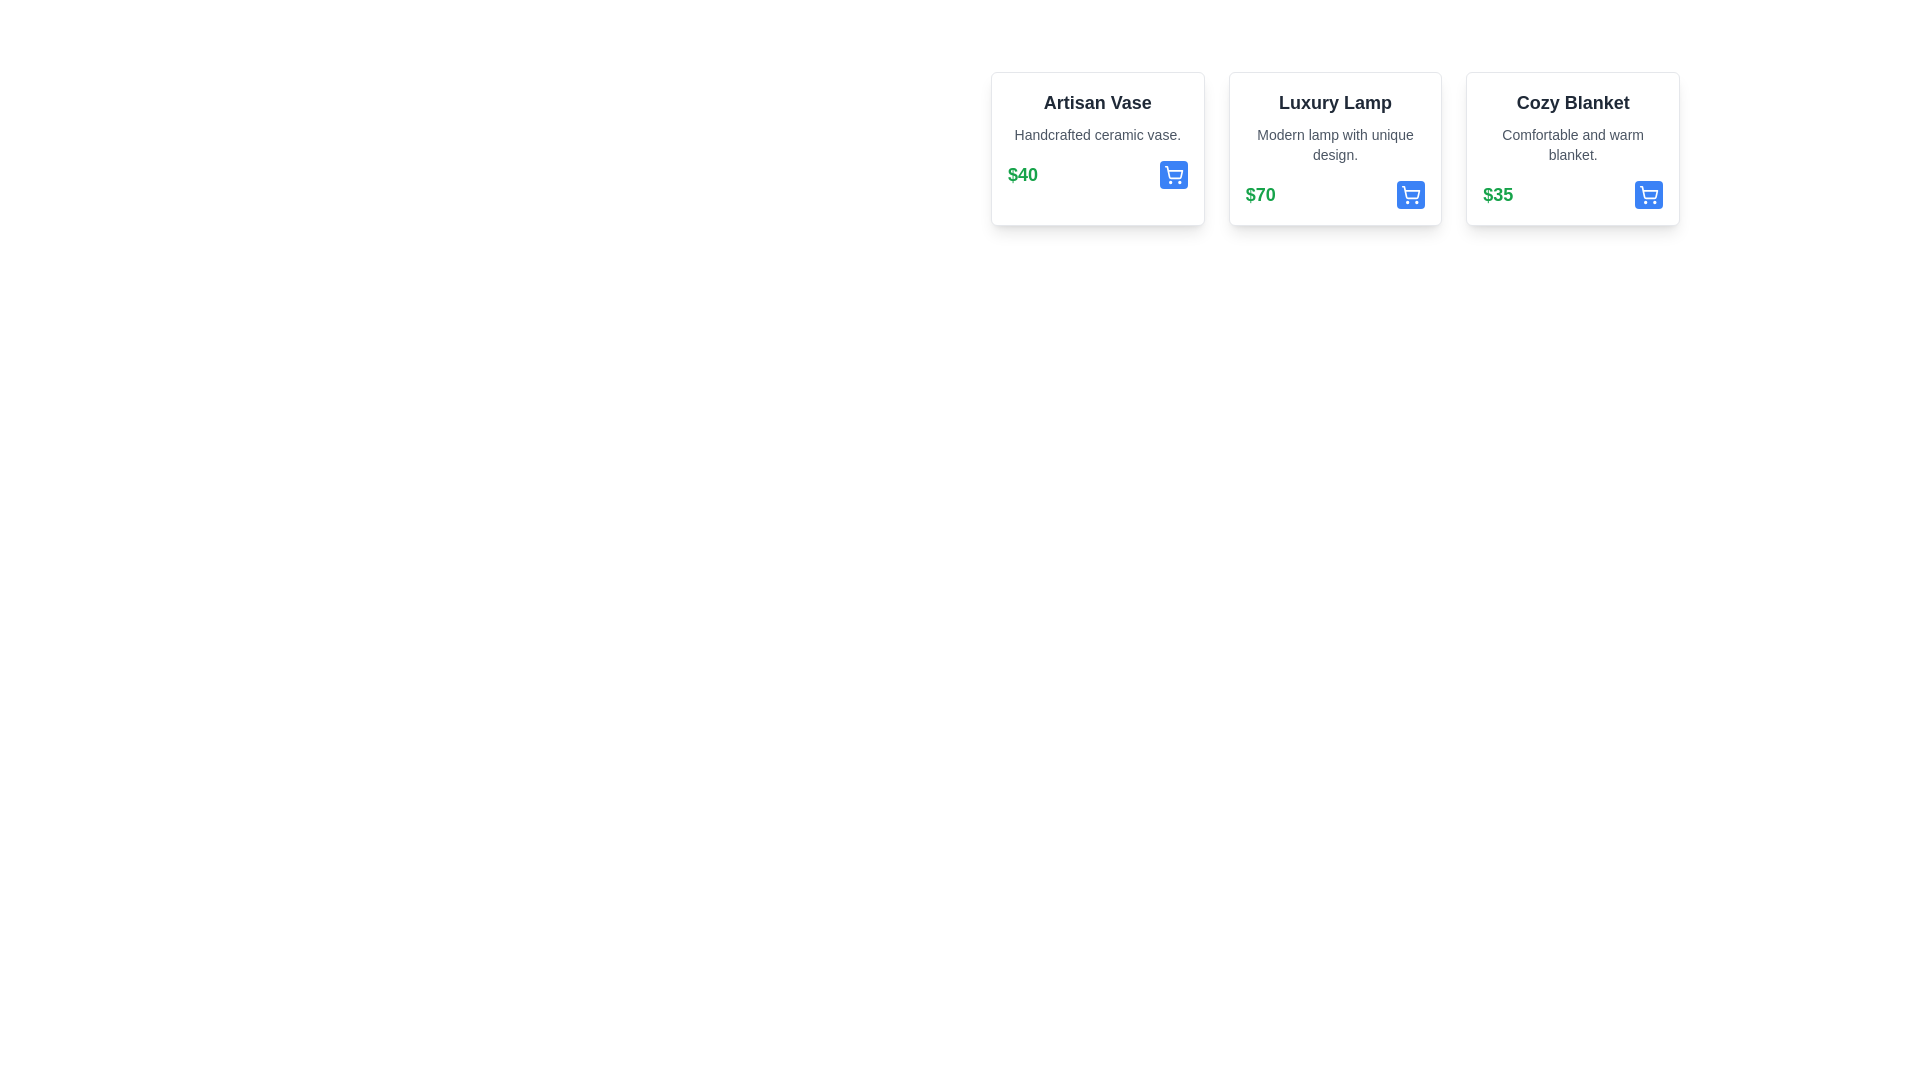 The image size is (1920, 1080). What do you see at coordinates (1572, 103) in the screenshot?
I see `text header 'Cozy Blanket' which is prominently displayed in bold, large font within a white rectangular card at the top of the third card in a group of three similar cards` at bounding box center [1572, 103].